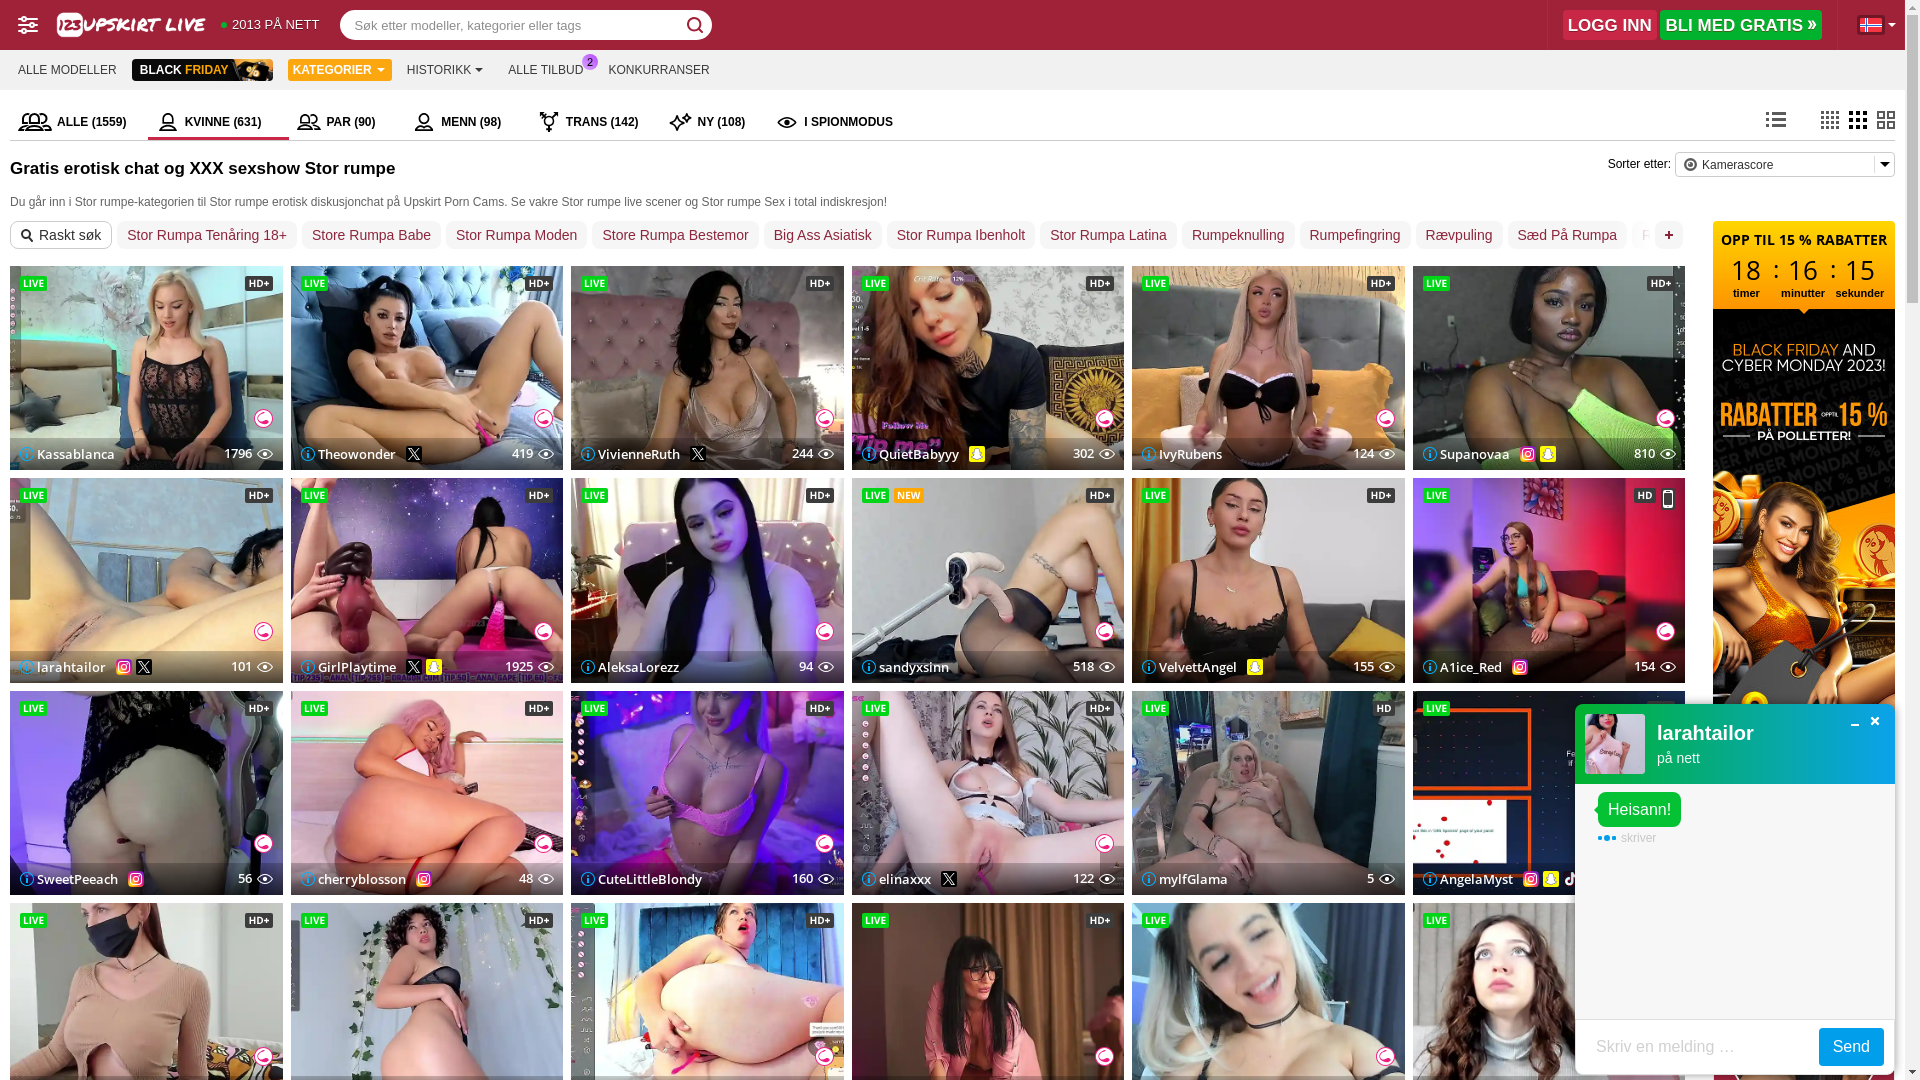  Describe the element at coordinates (661, 122) in the screenshot. I see `'NY (108)'` at that location.